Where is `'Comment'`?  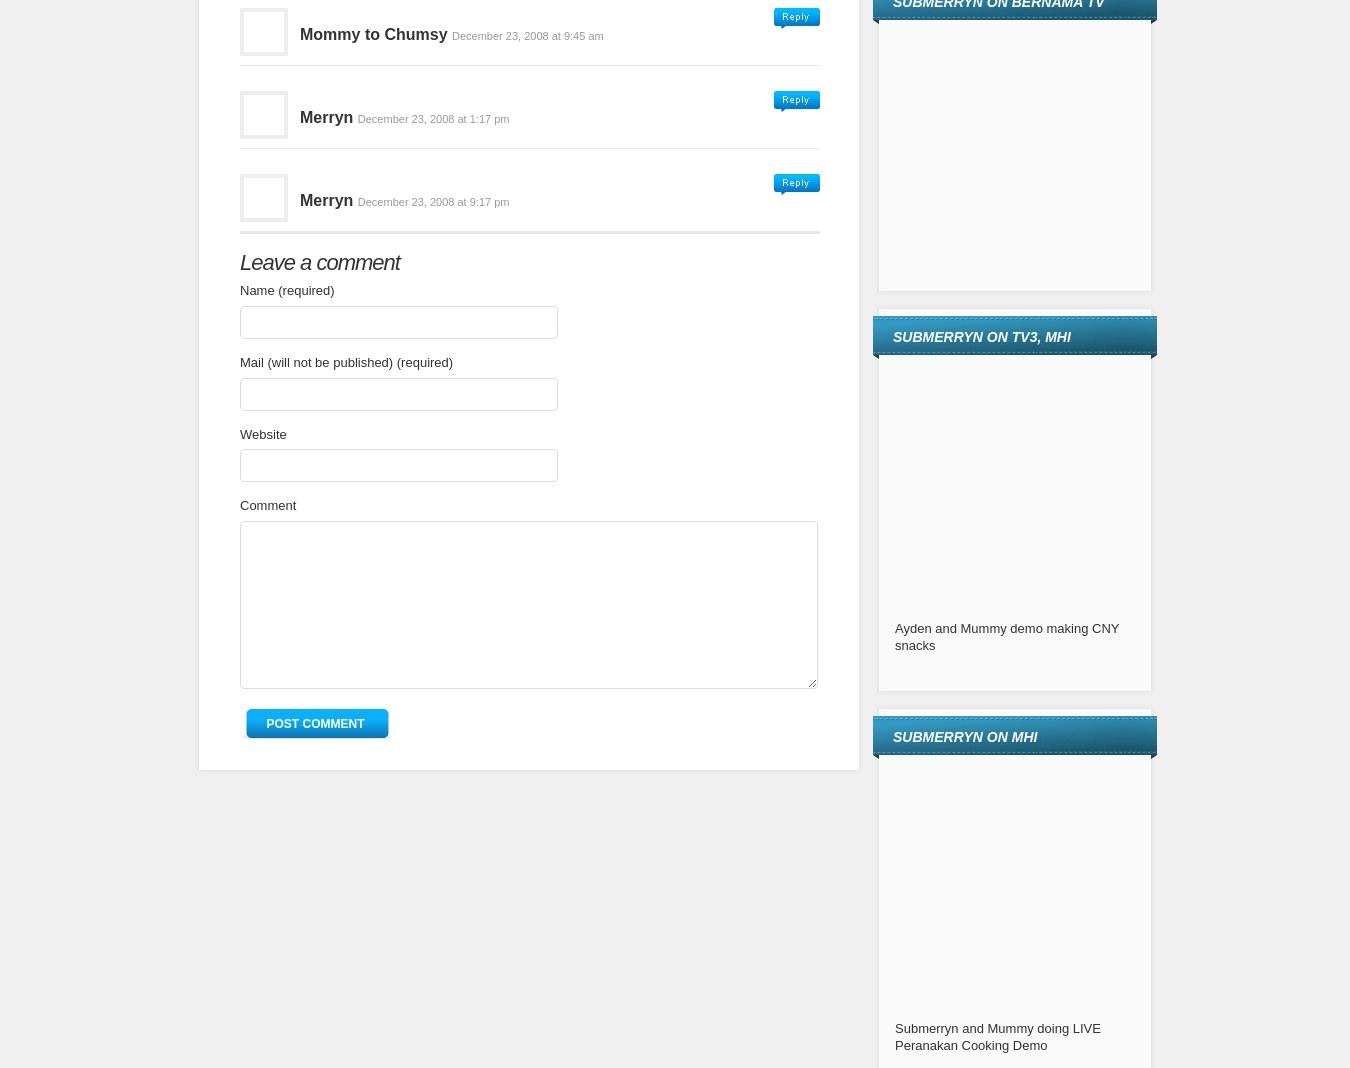 'Comment' is located at coordinates (266, 505).